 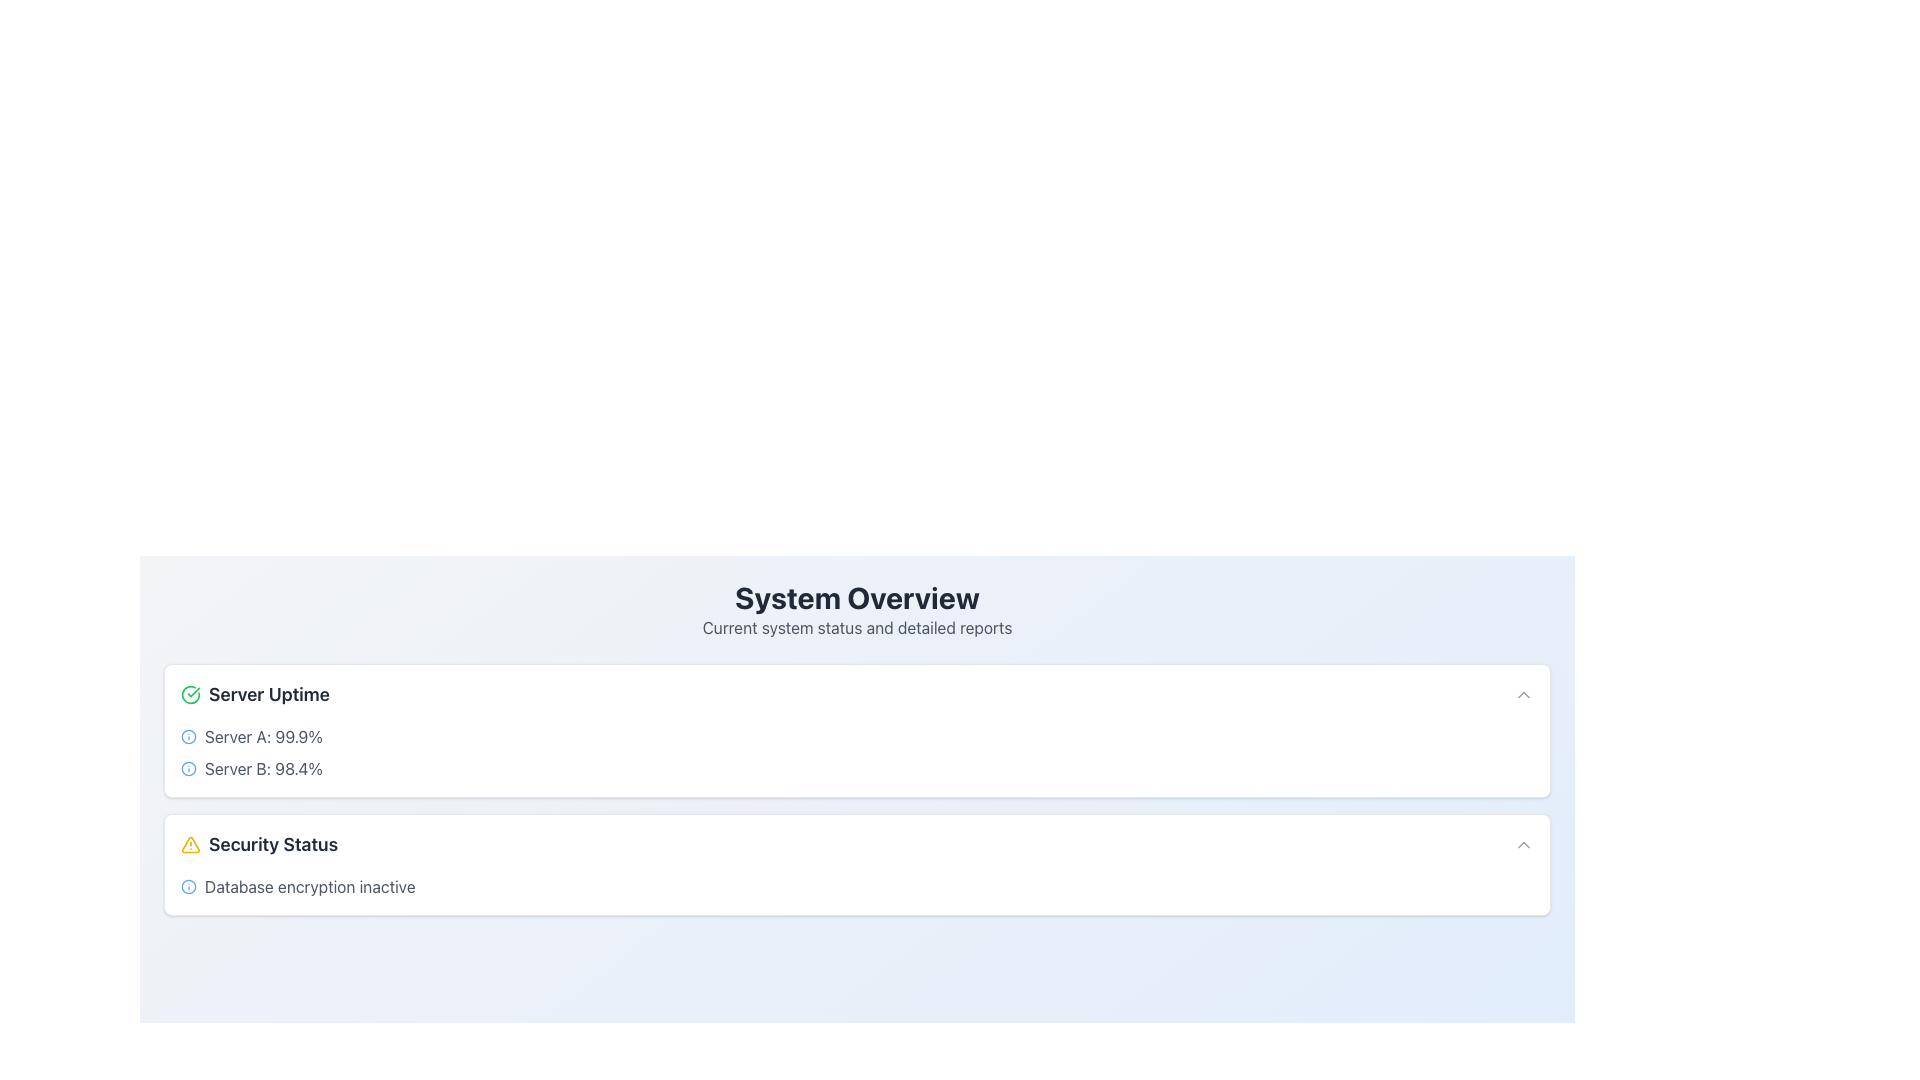 I want to click on the compact blue circular icon associated with 'Server B: 98.4%', so click(x=188, y=767).